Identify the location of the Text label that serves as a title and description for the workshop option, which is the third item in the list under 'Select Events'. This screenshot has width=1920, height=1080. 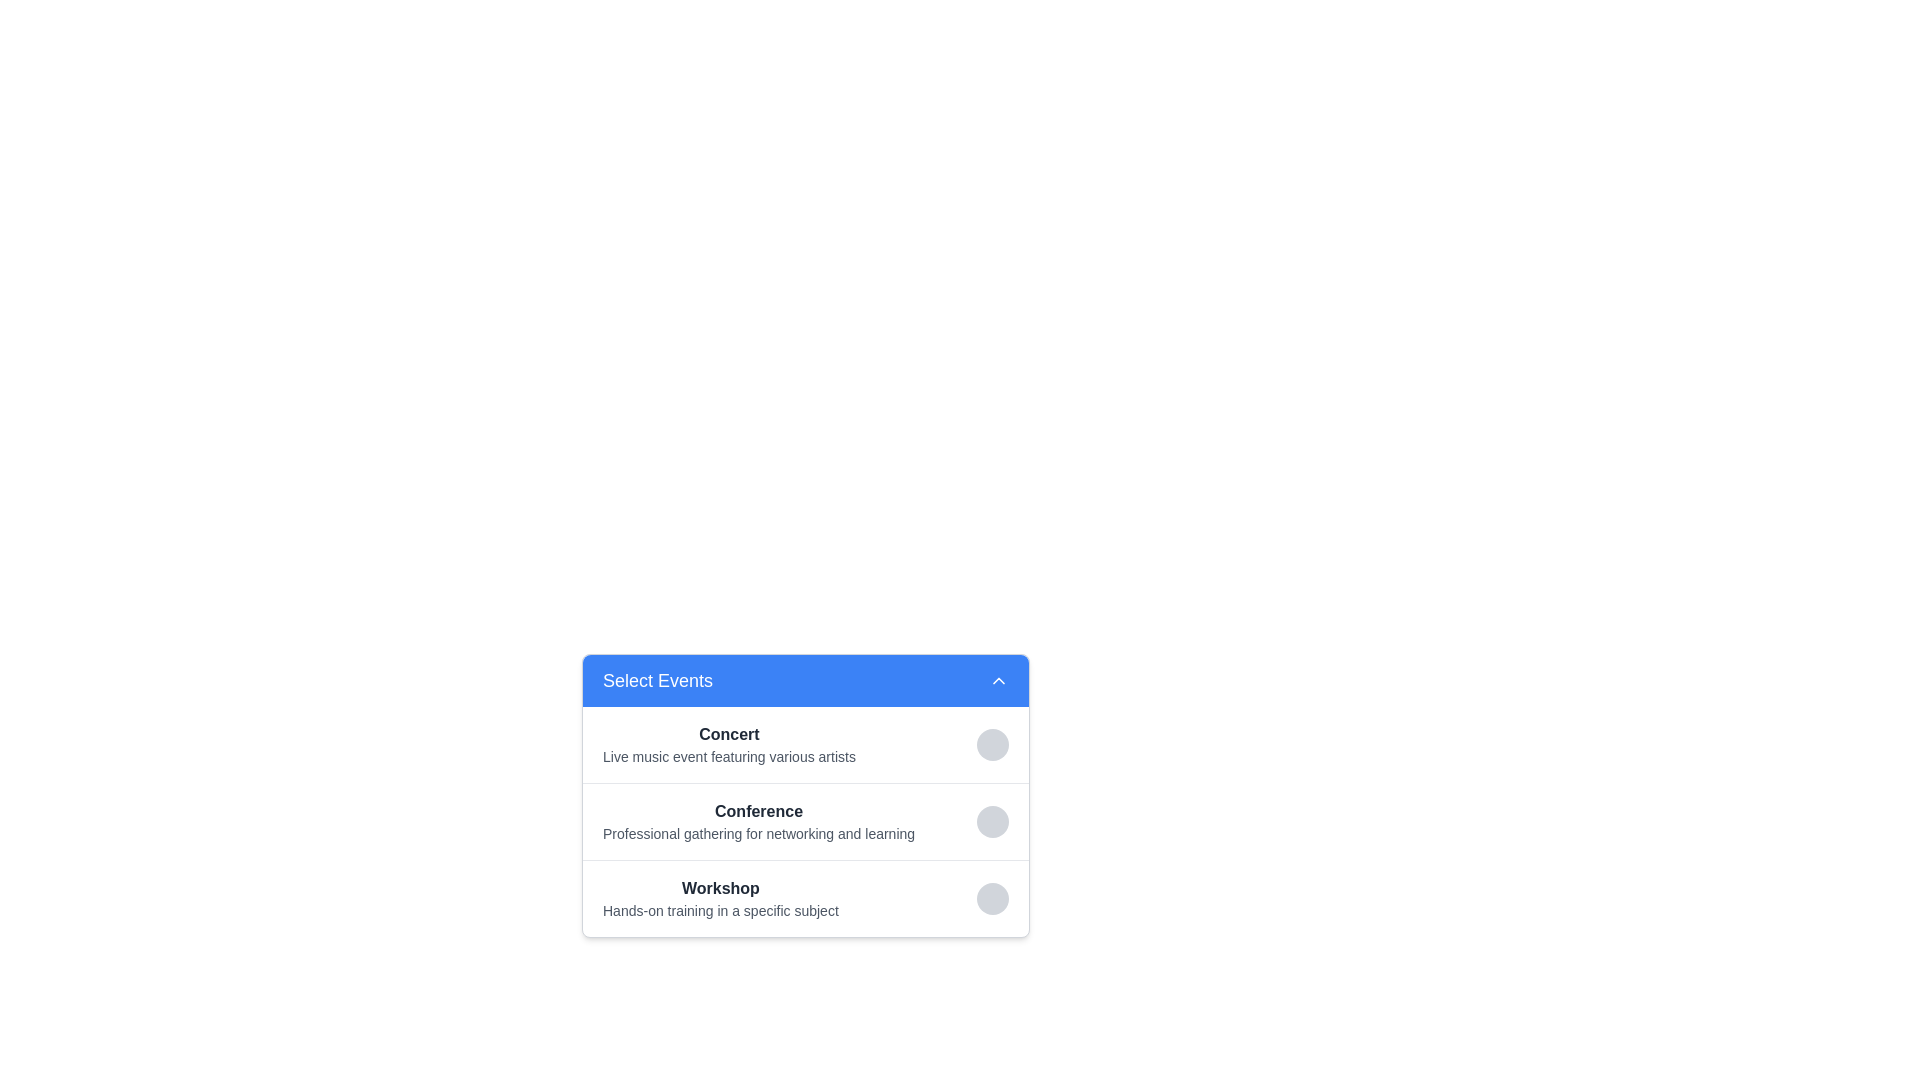
(720, 897).